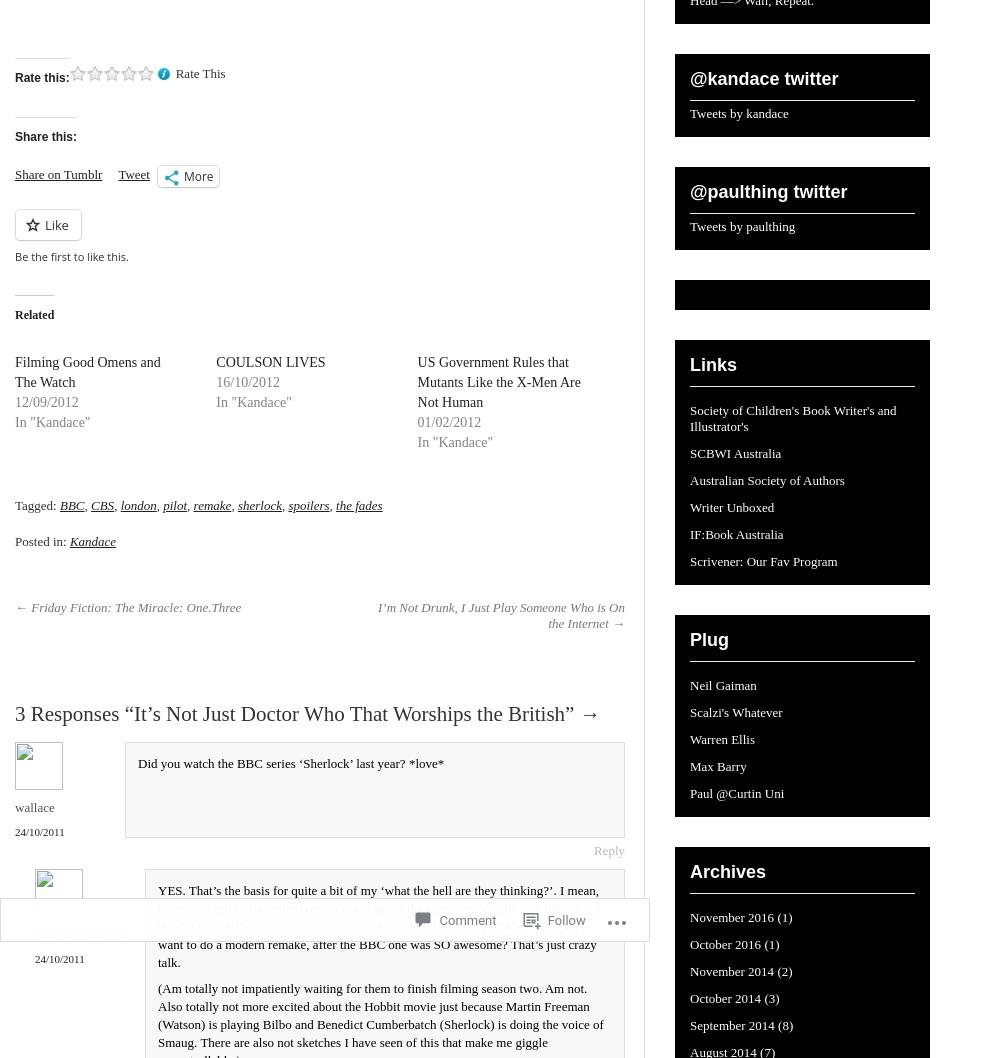 The height and width of the screenshot is (1058, 990). Describe the element at coordinates (40, 77) in the screenshot. I see `'Rate this:'` at that location.